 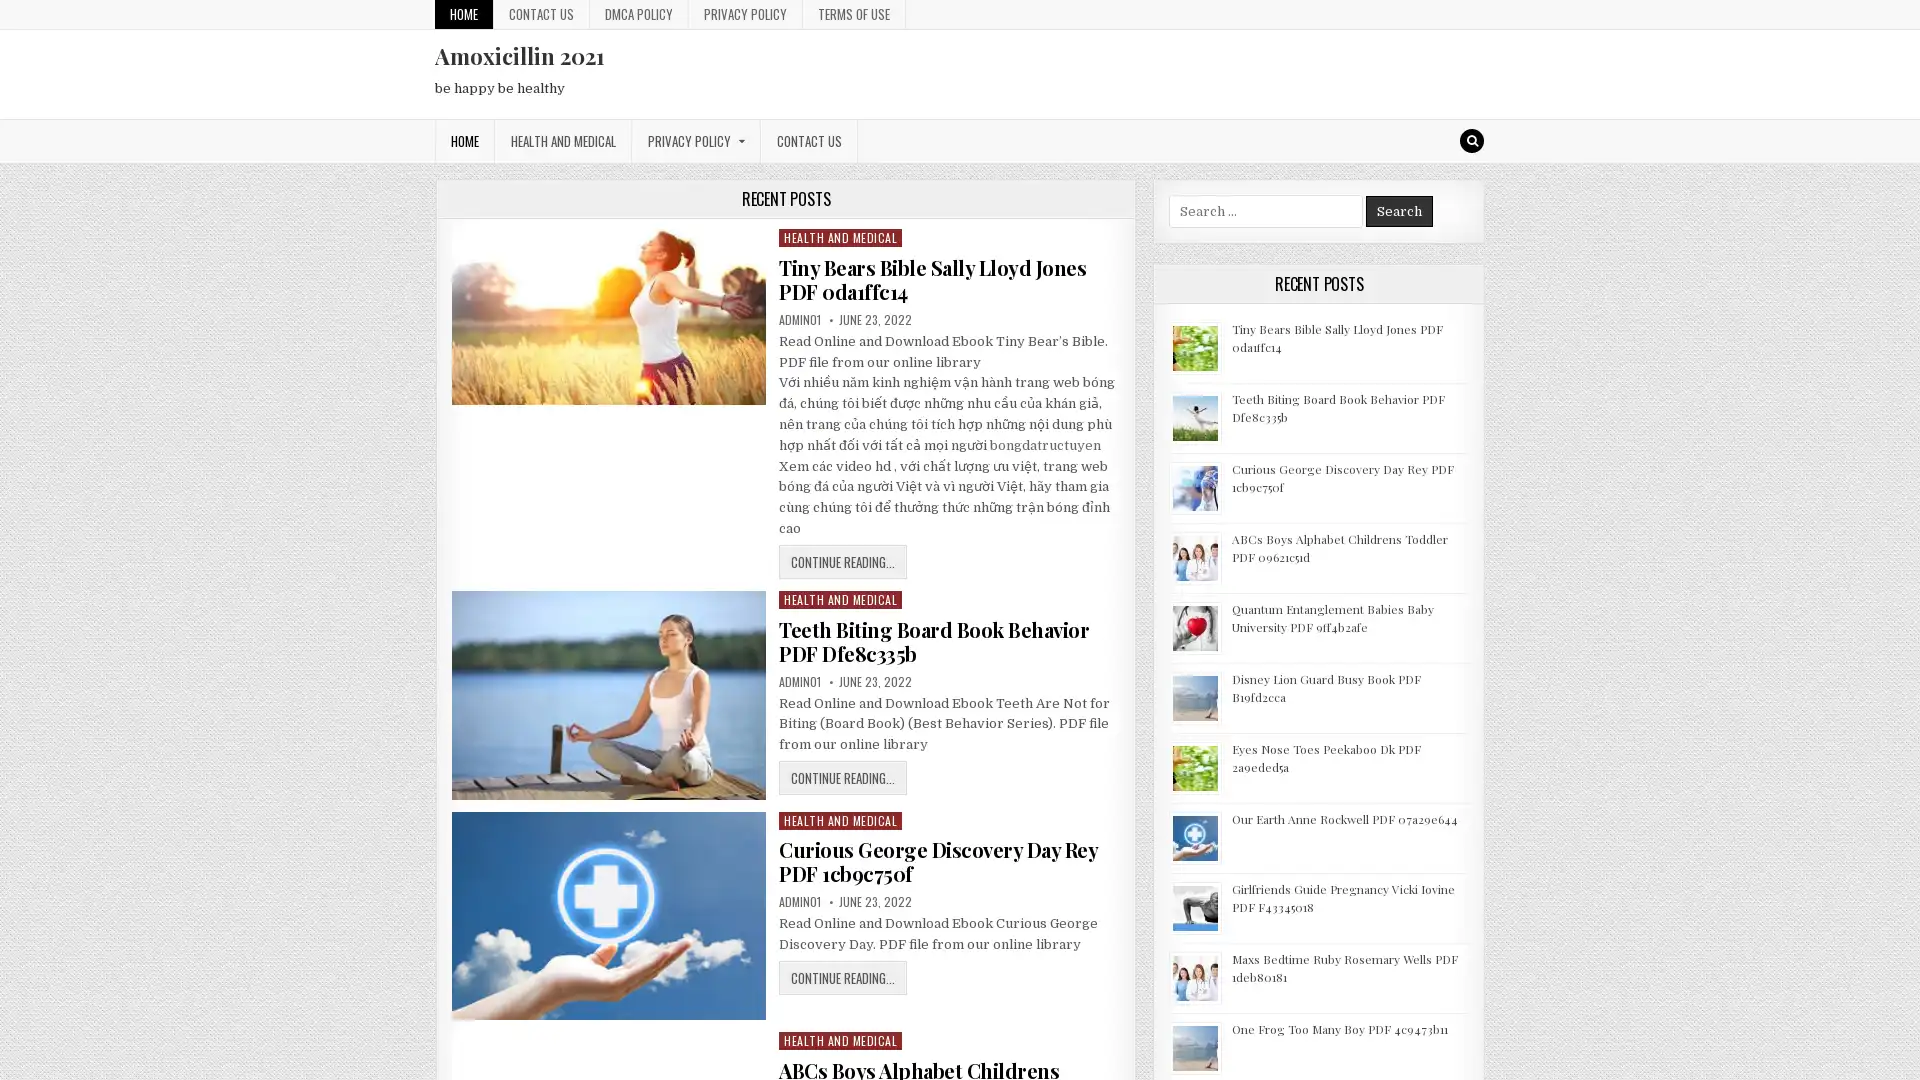 I want to click on Search, so click(x=1398, y=211).